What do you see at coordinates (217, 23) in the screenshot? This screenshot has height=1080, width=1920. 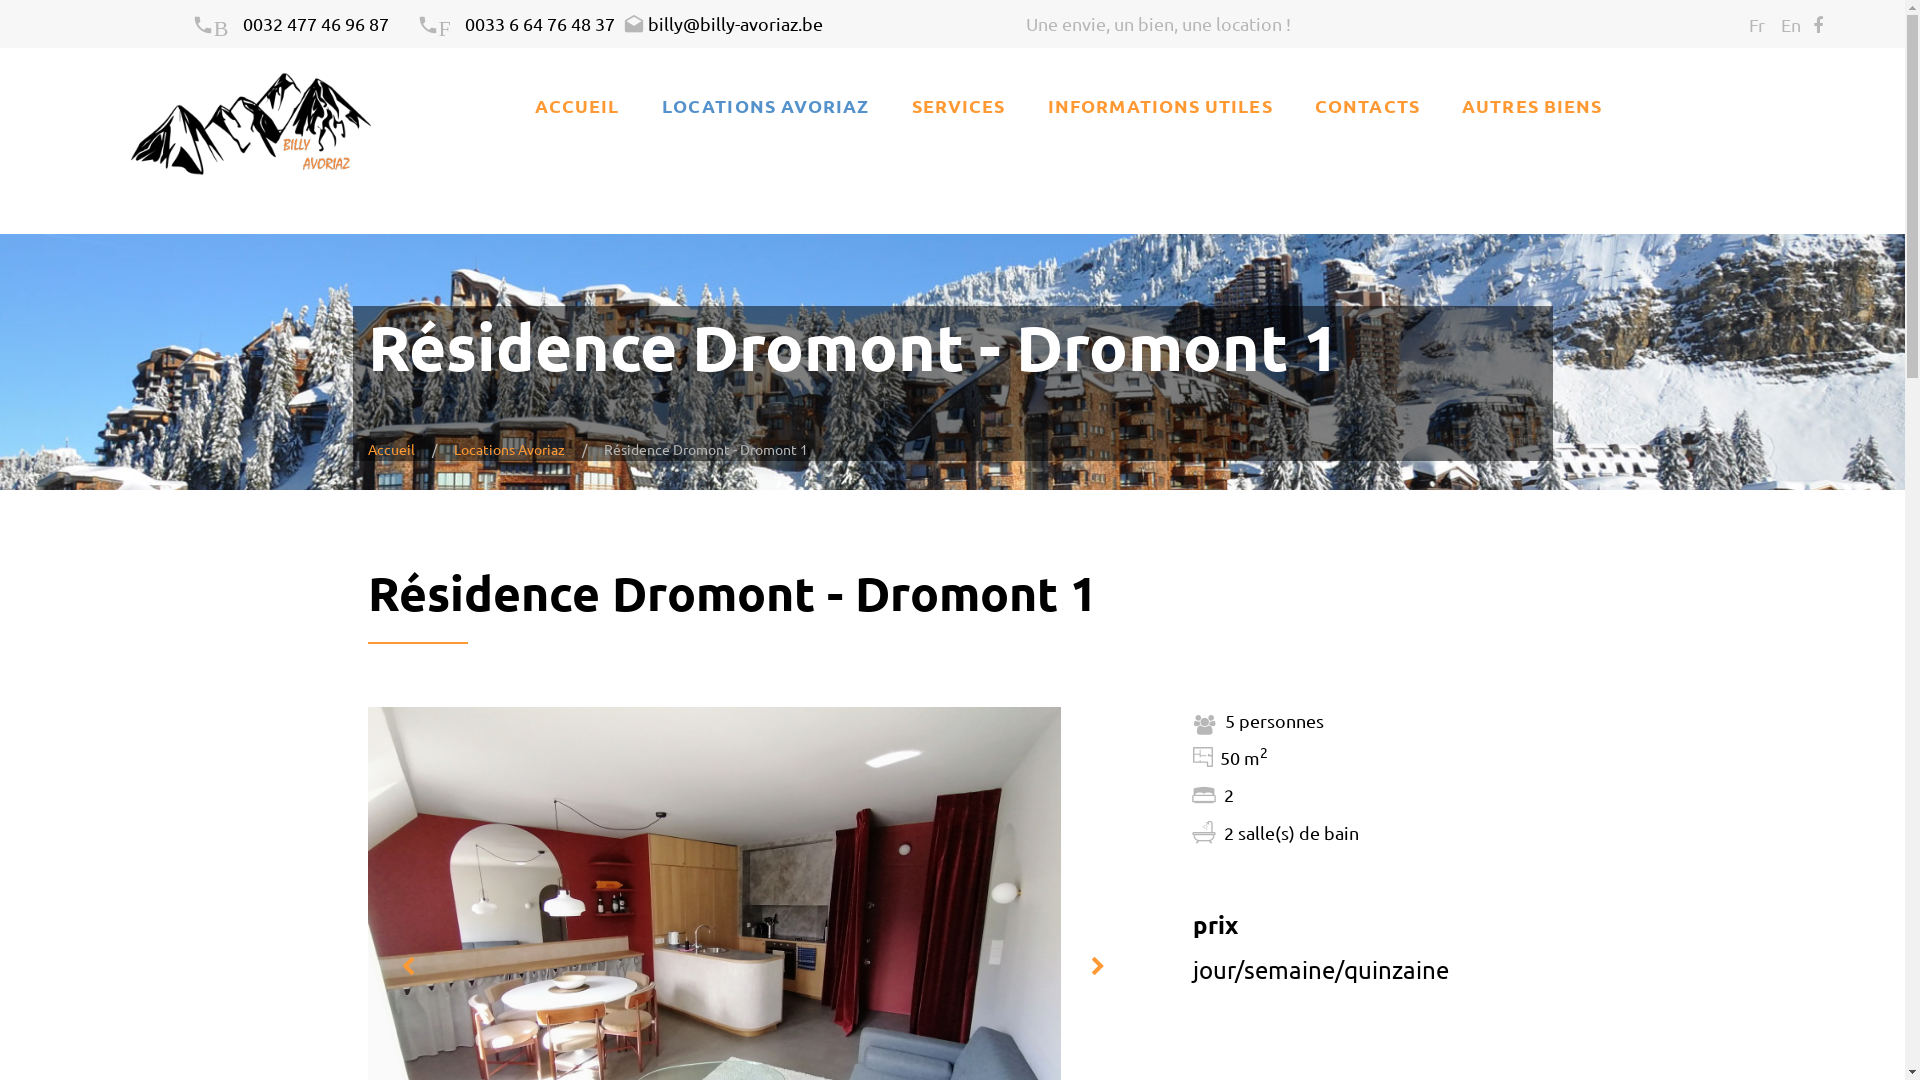 I see `'B  '` at bounding box center [217, 23].